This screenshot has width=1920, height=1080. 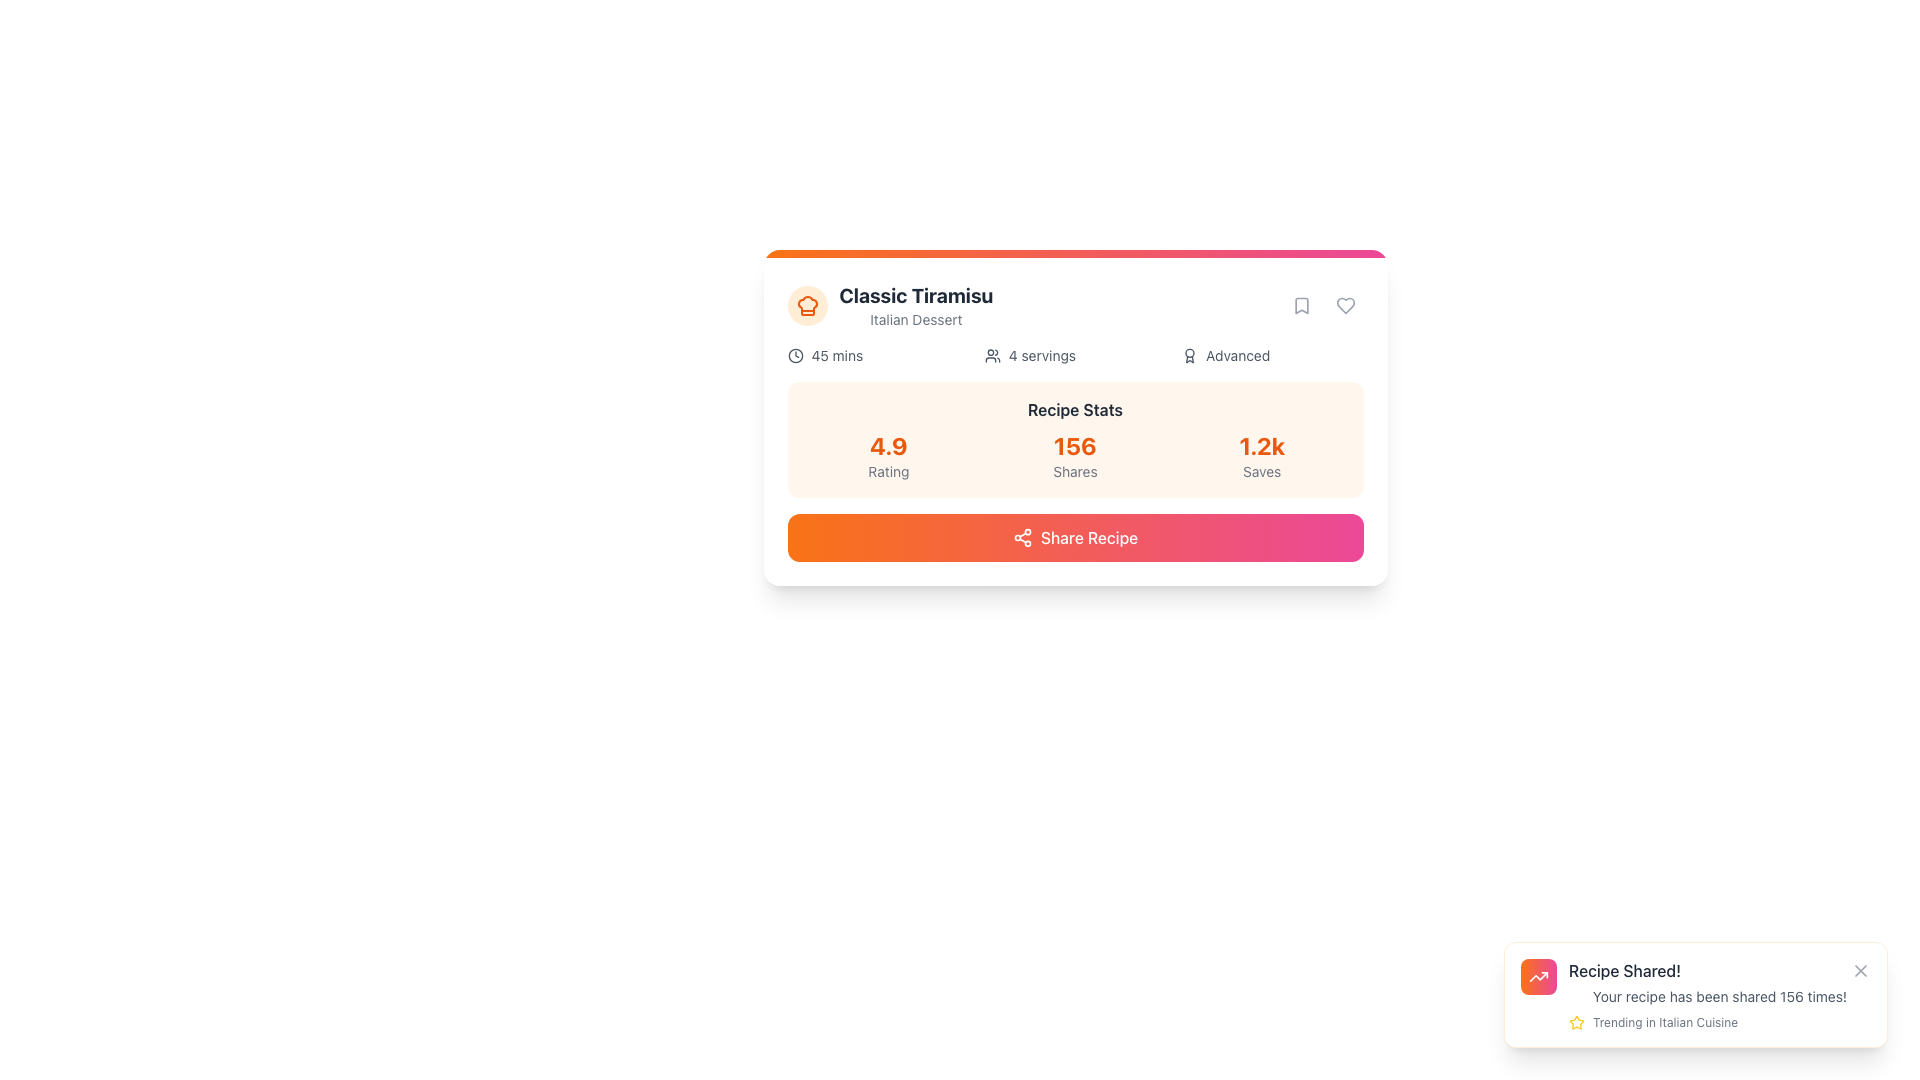 I want to click on the culinary concept icon located at the top-left of the card, adjacent to 'Classic Tiramisu', so click(x=807, y=305).